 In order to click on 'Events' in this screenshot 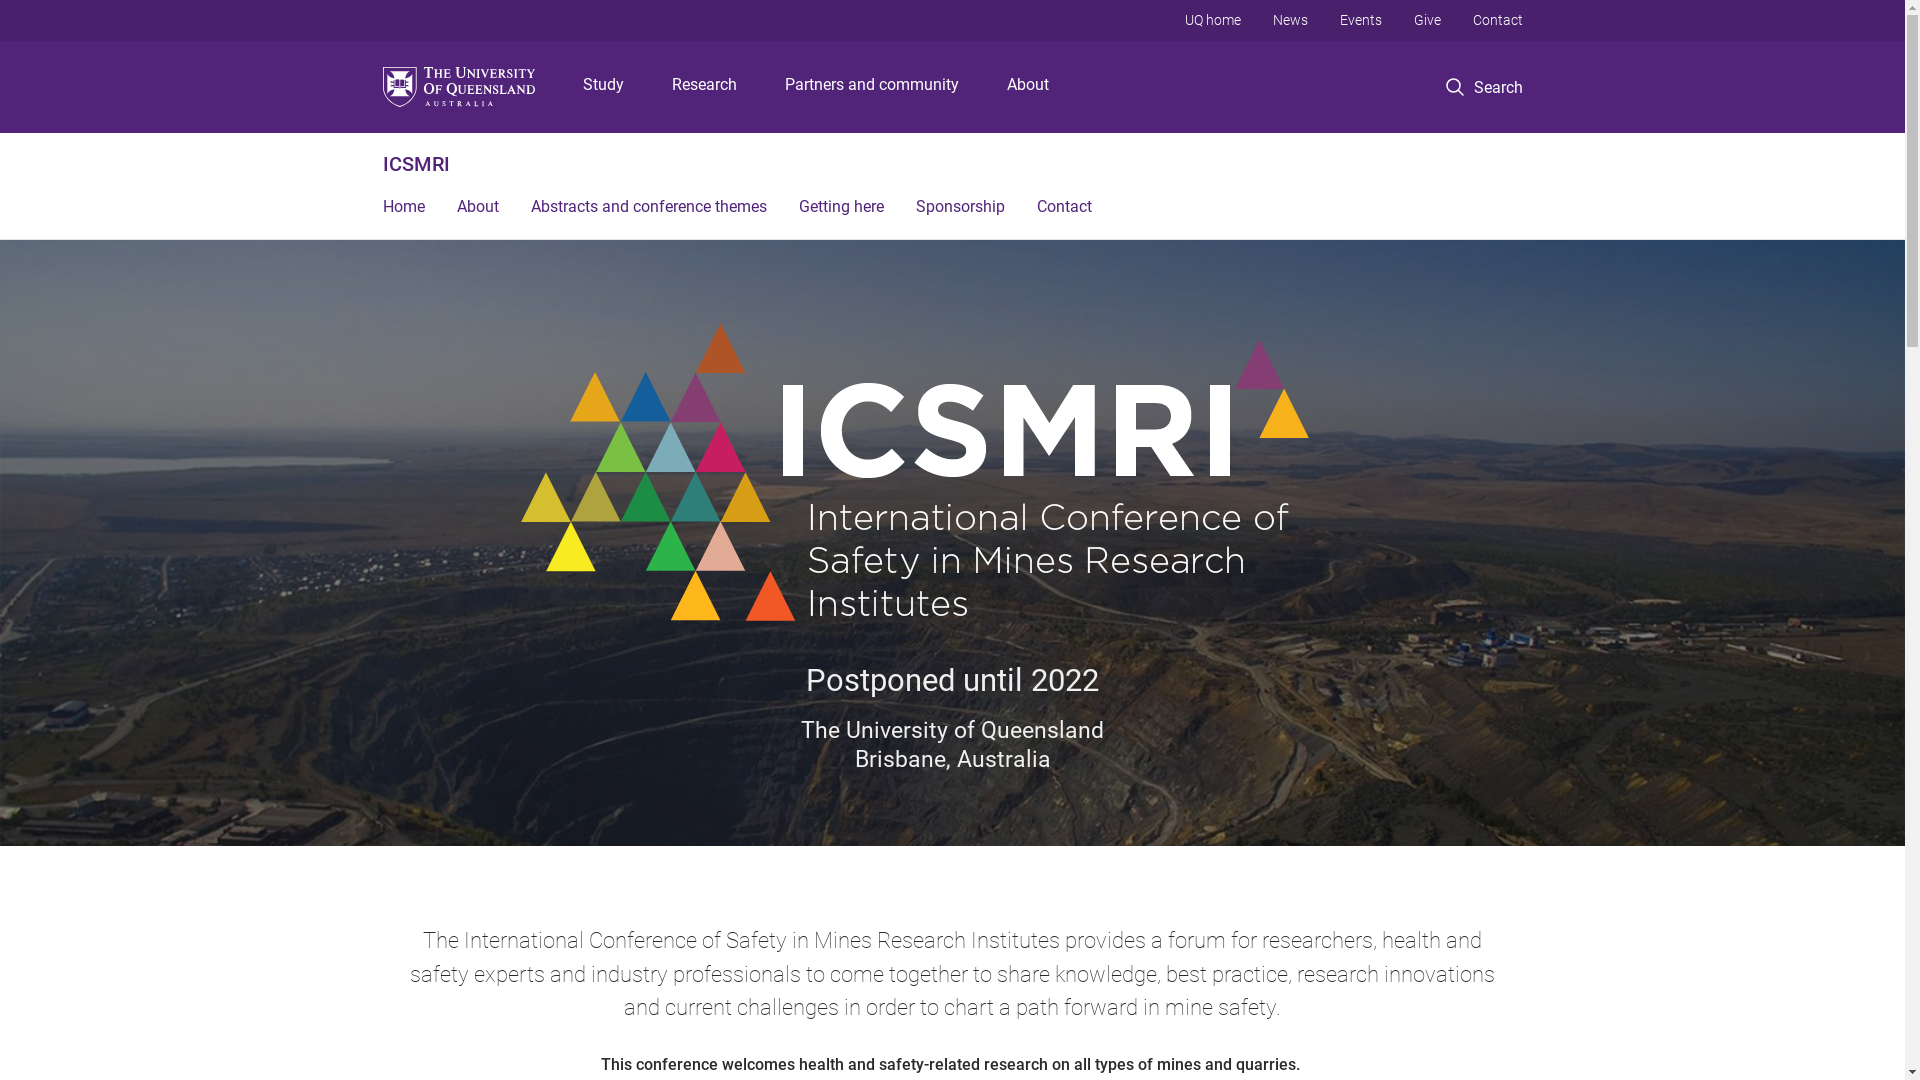, I will do `click(1360, 20)`.